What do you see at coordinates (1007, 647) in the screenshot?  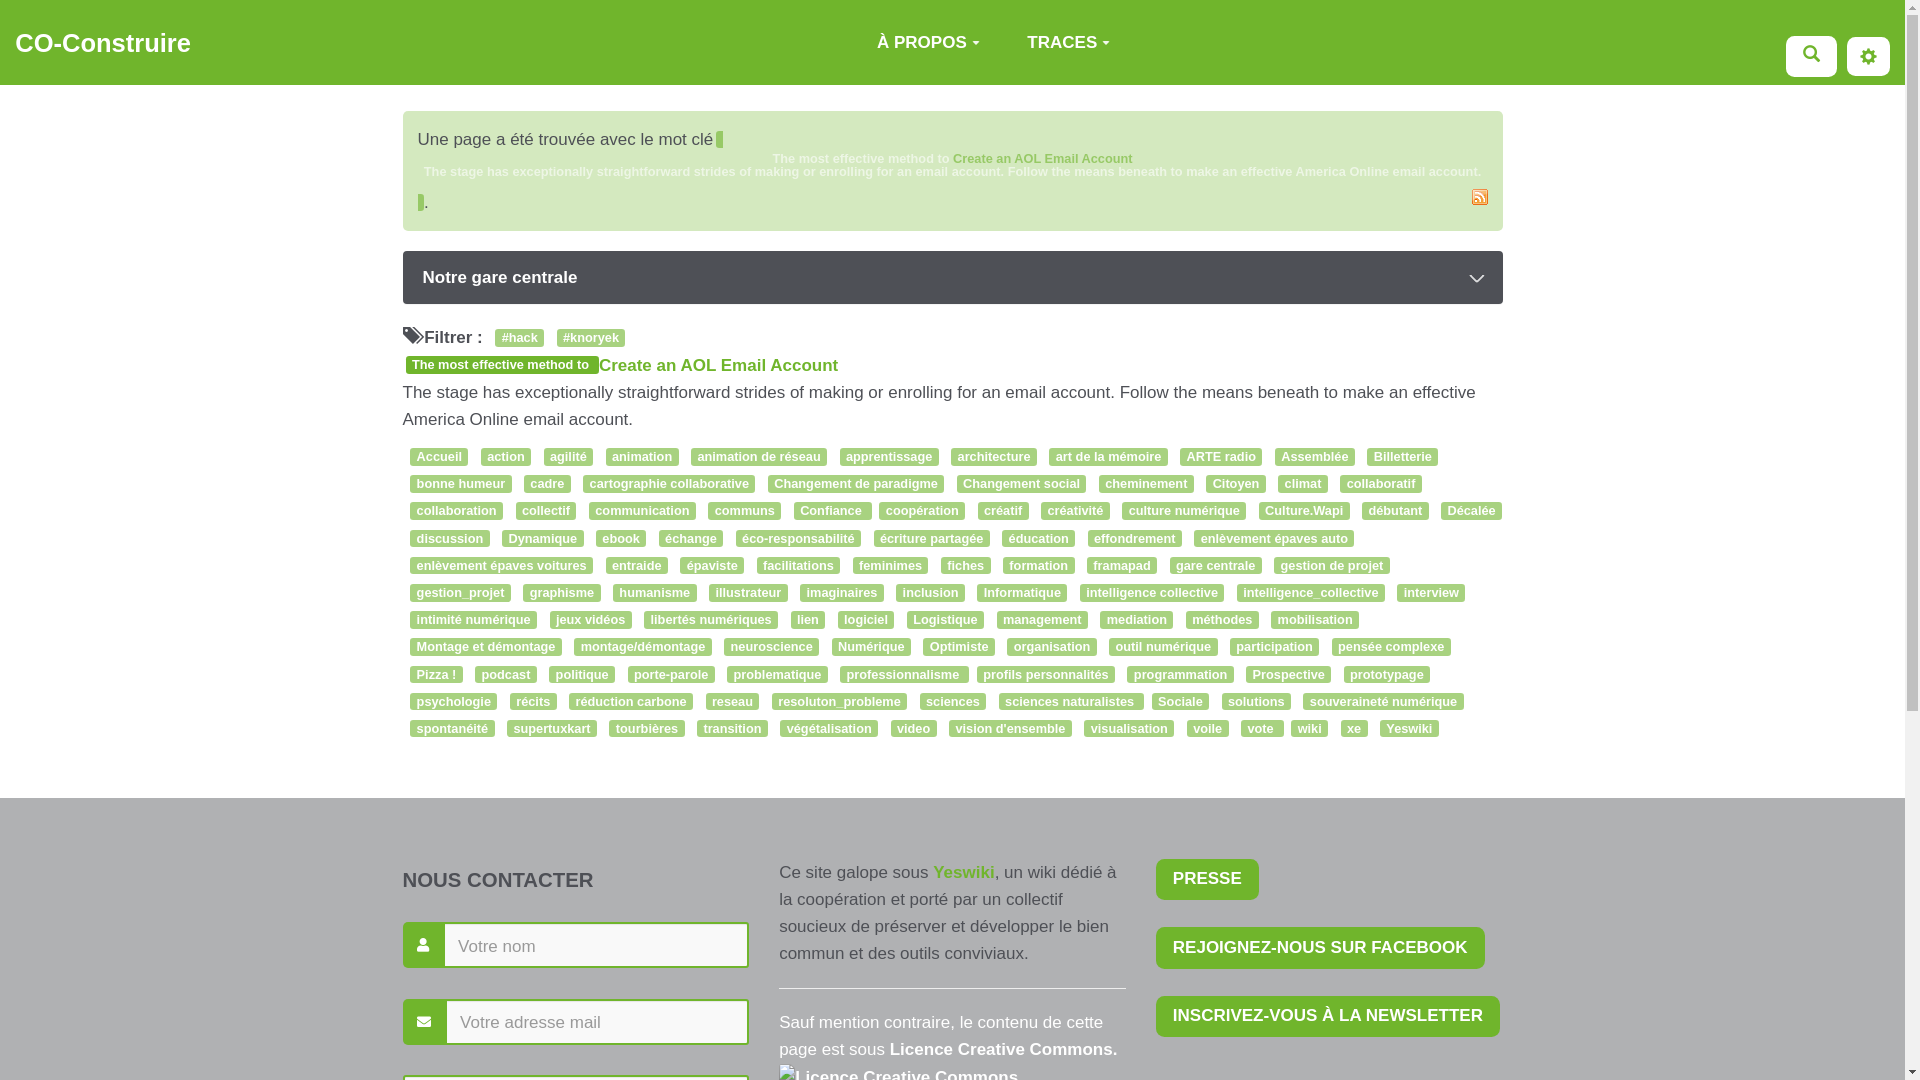 I see `'organisation'` at bounding box center [1007, 647].